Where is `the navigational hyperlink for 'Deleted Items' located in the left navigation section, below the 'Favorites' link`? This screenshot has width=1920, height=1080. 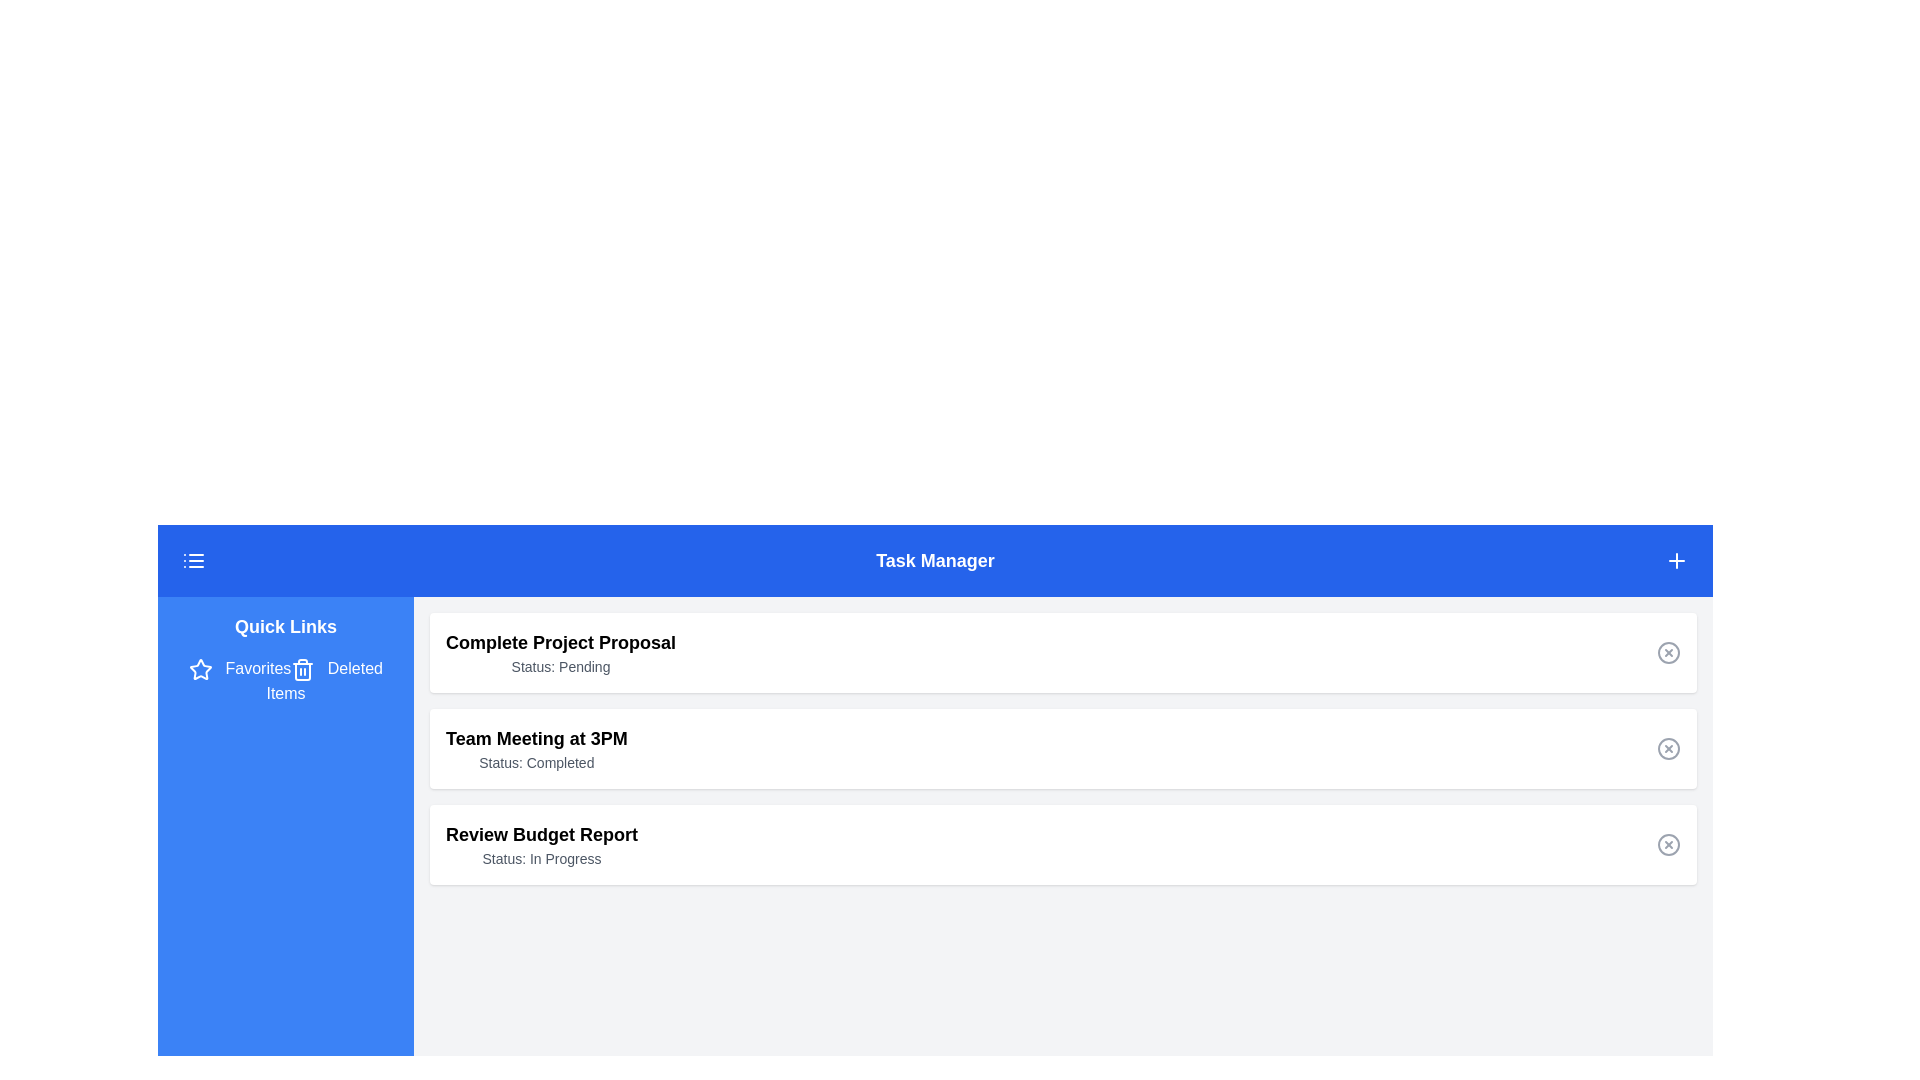
the navigational hyperlink for 'Deleted Items' located in the left navigation section, below the 'Favorites' link is located at coordinates (324, 679).